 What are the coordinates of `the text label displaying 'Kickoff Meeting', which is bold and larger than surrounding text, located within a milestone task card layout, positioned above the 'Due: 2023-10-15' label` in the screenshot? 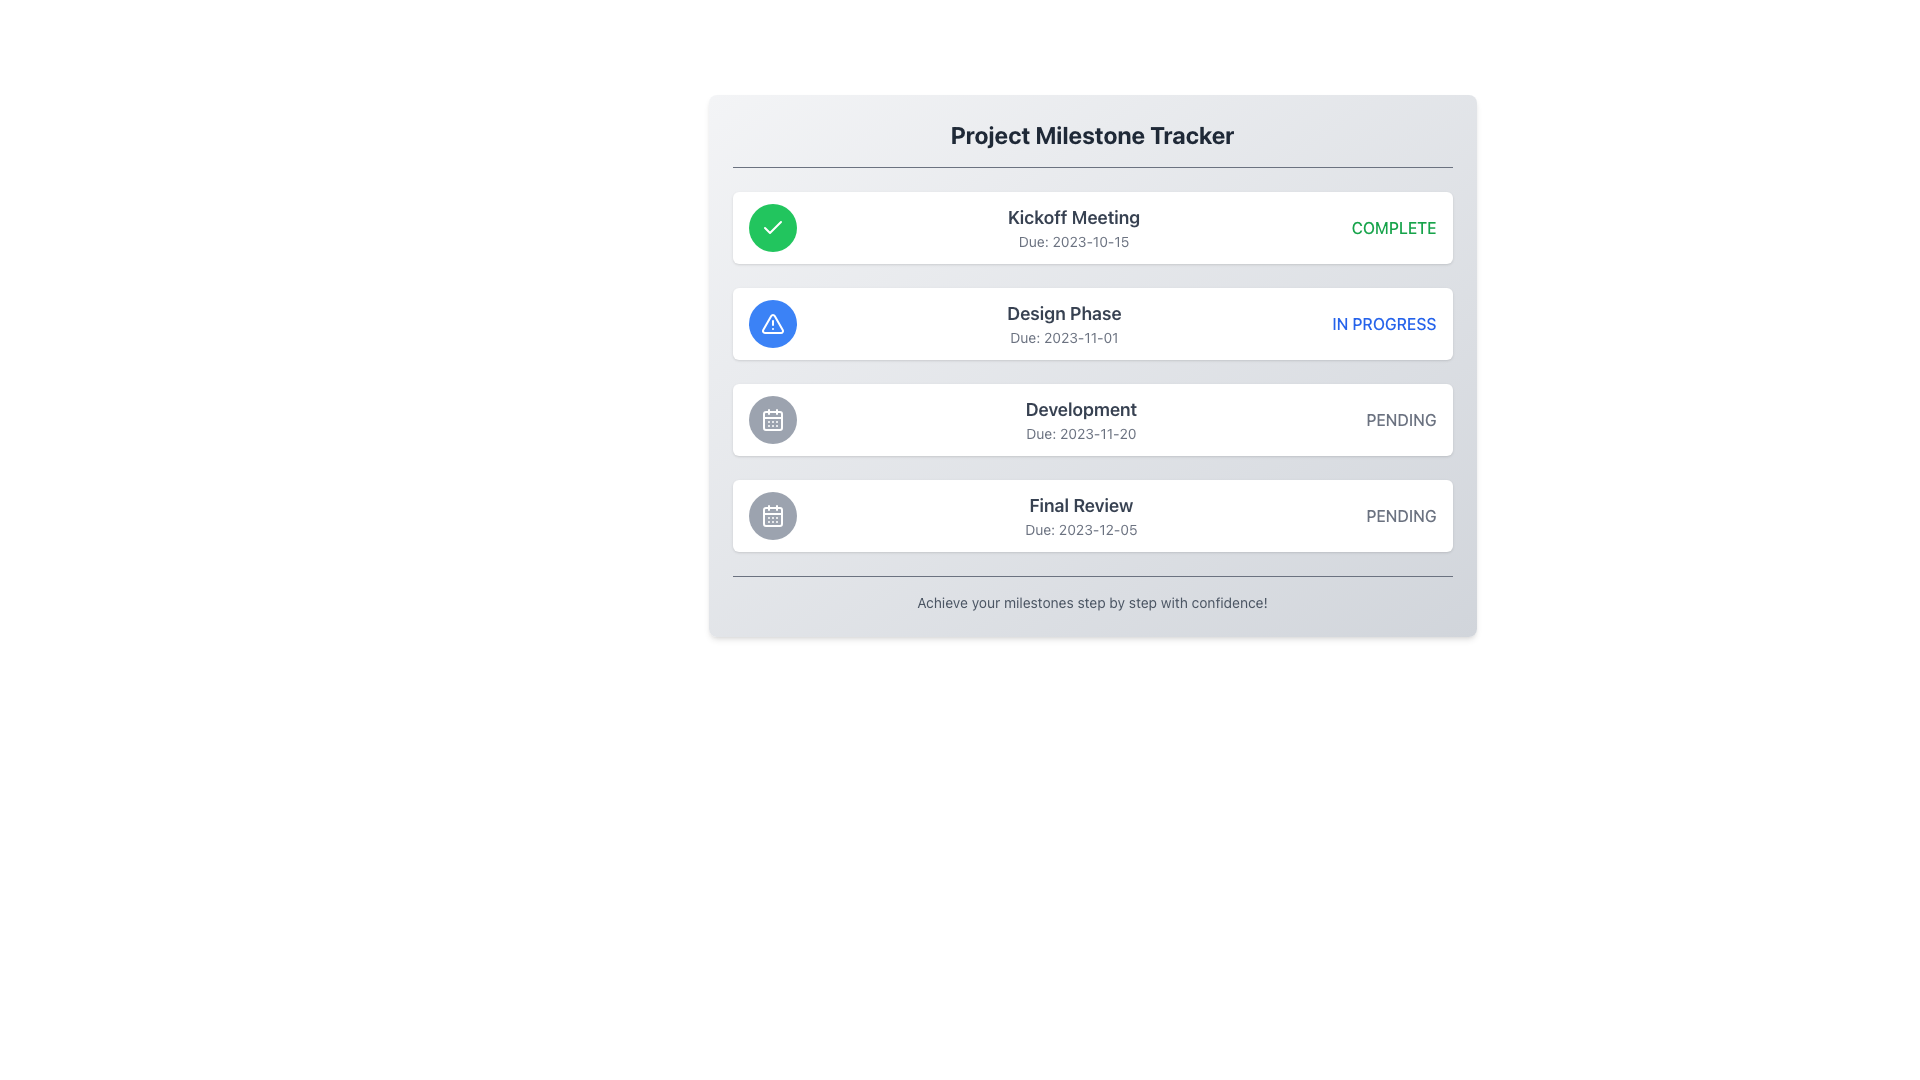 It's located at (1073, 218).